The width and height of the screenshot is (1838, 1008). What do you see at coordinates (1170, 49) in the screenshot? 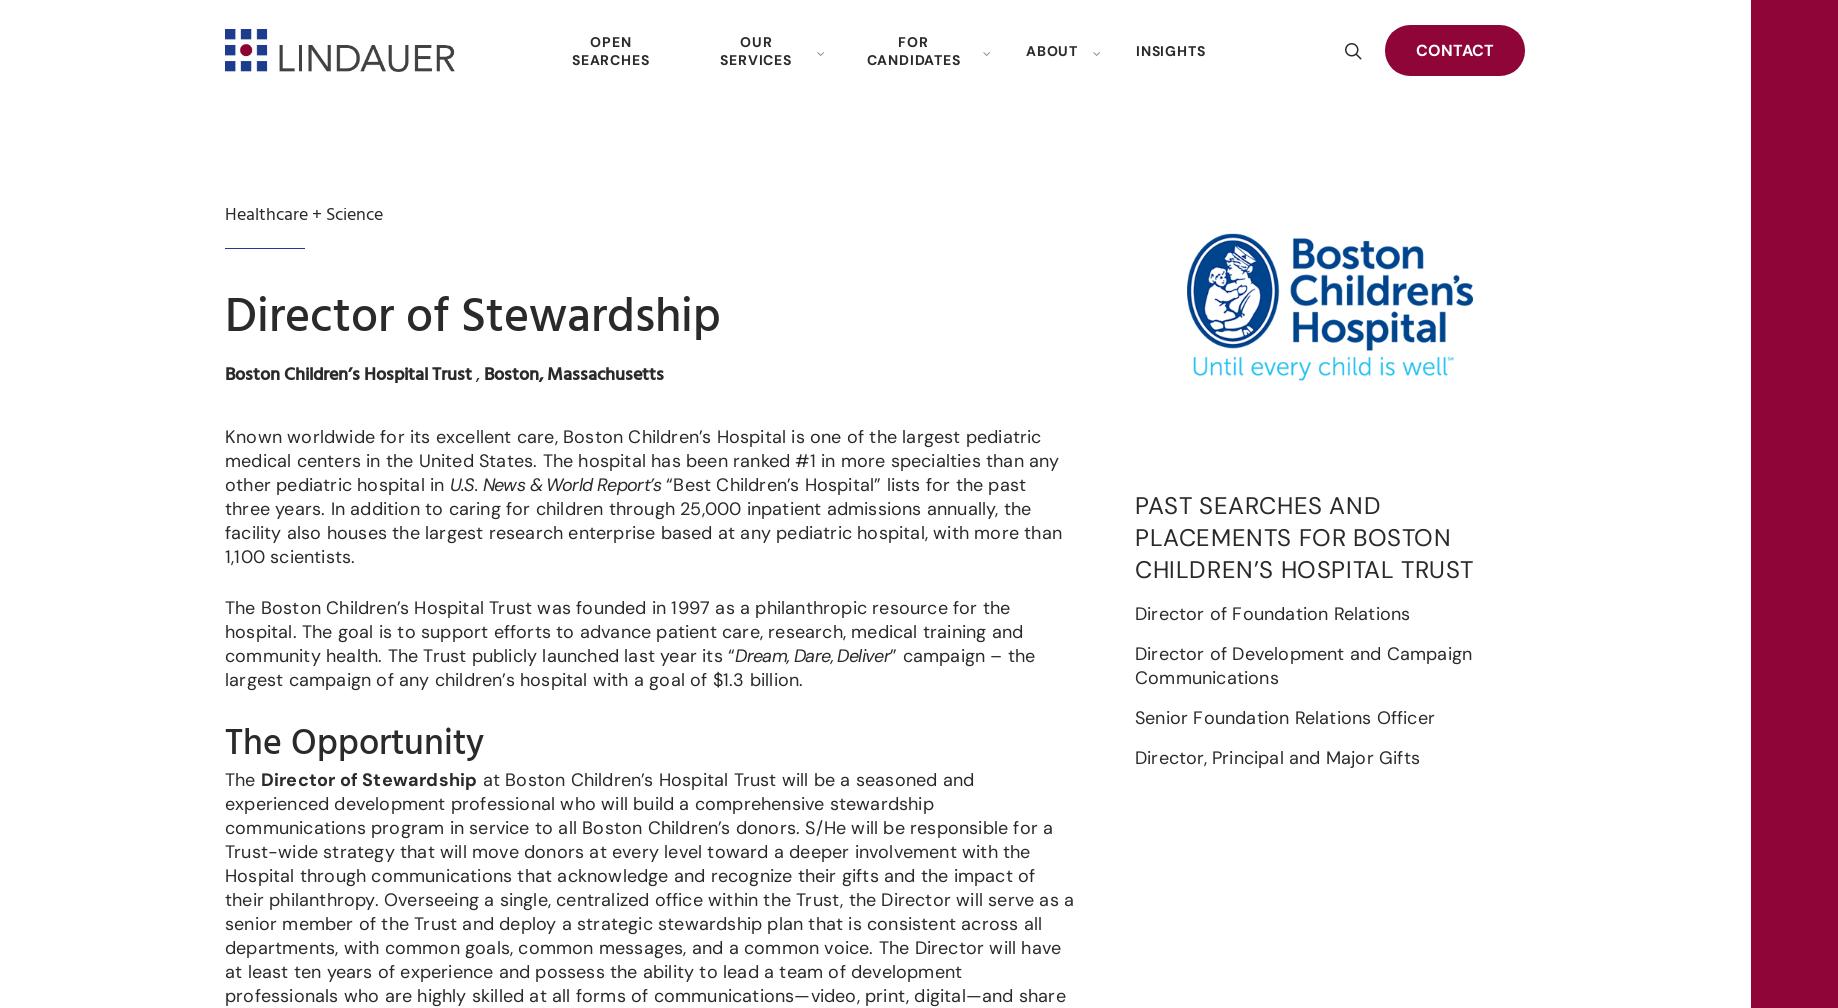
I see `'INSIGHTS'` at bounding box center [1170, 49].